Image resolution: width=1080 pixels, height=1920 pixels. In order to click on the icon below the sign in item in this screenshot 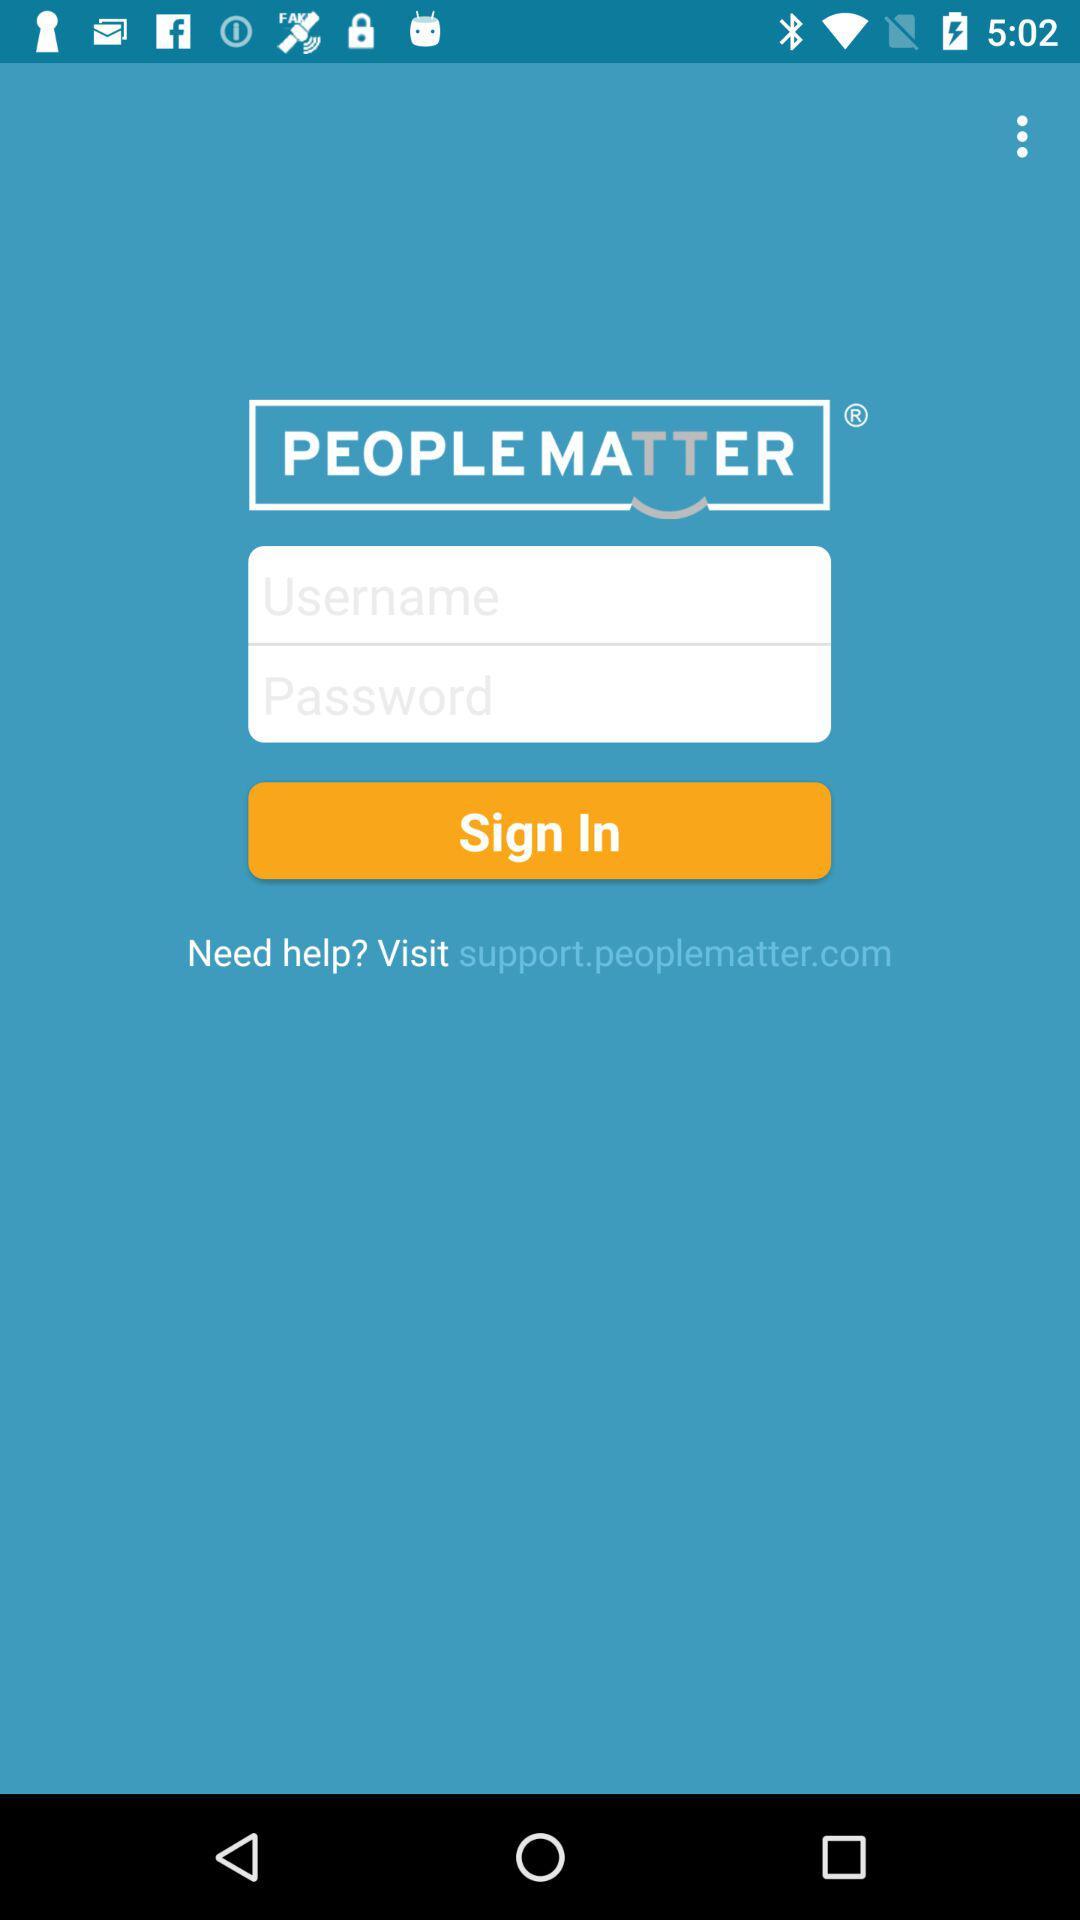, I will do `click(538, 950)`.